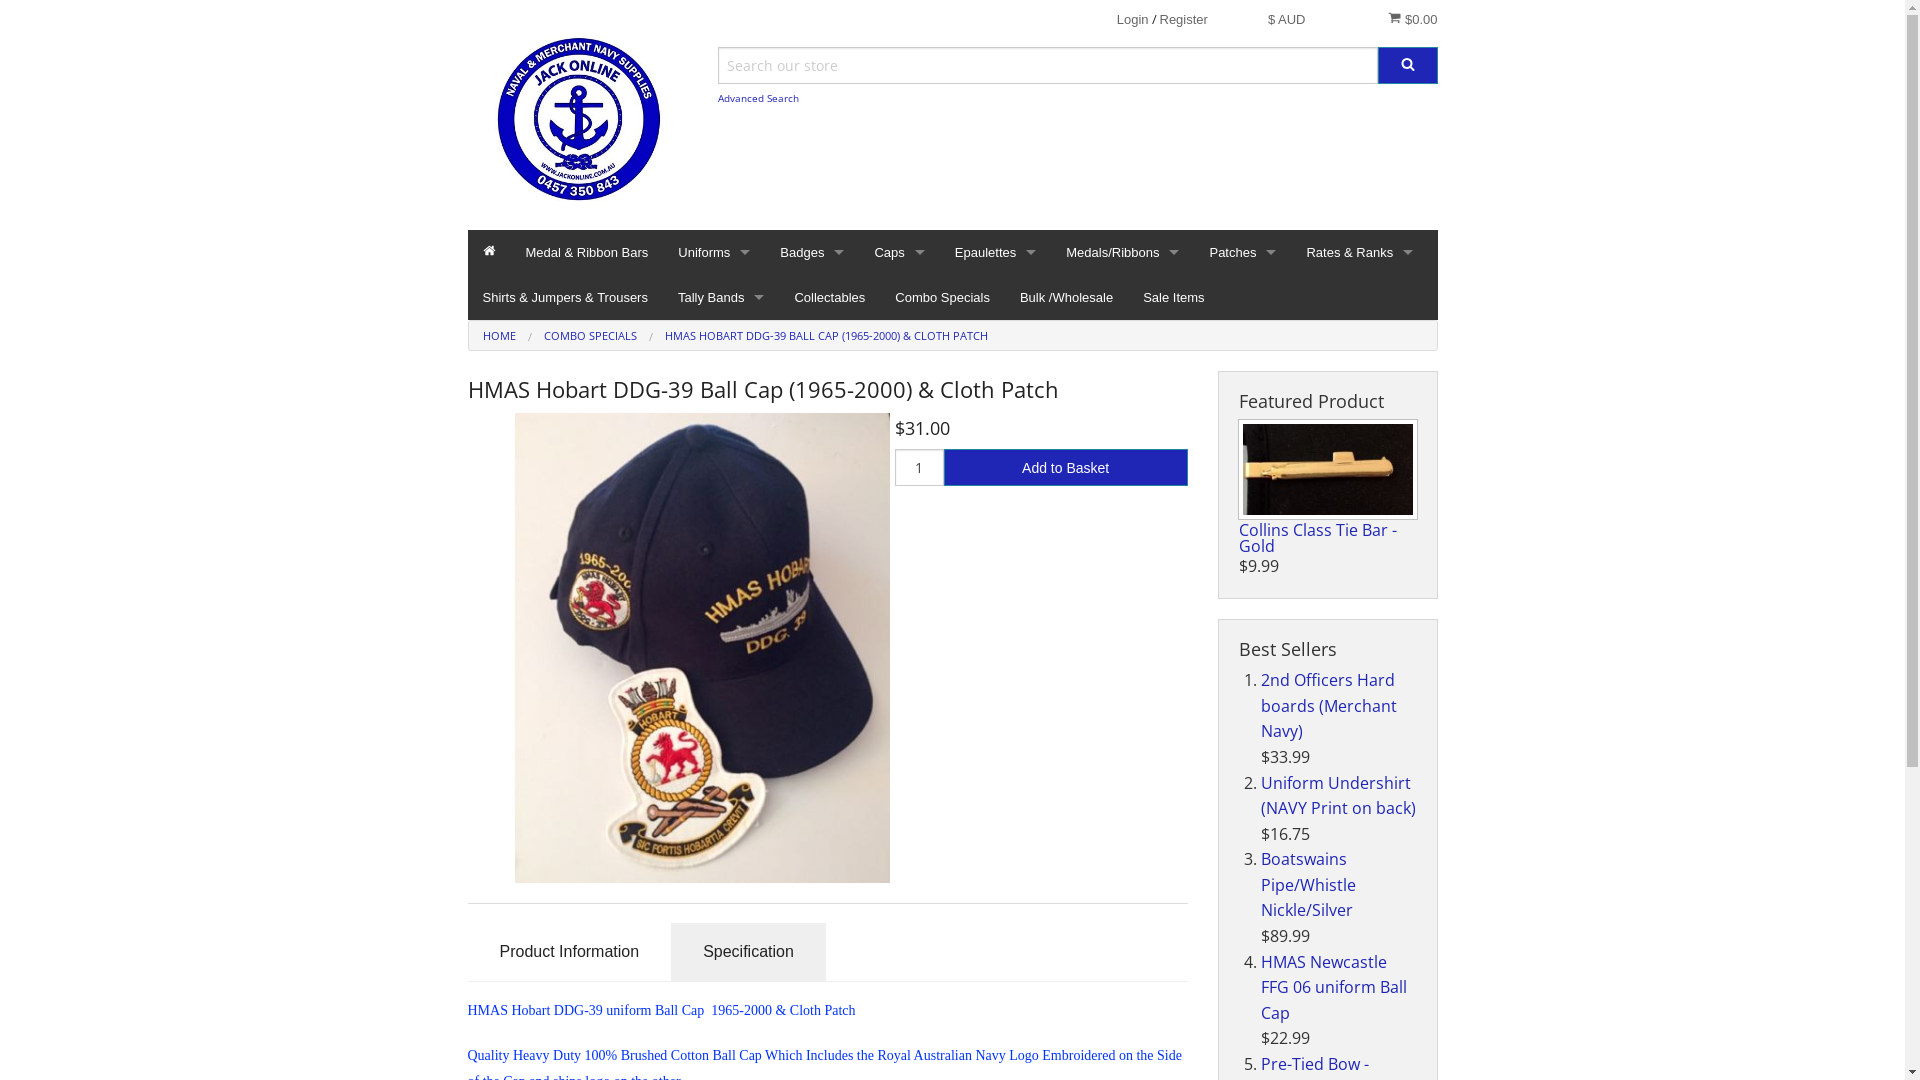 This screenshot has width=1920, height=1080. Describe the element at coordinates (662, 547) in the screenshot. I see `'Lanyards'` at that location.